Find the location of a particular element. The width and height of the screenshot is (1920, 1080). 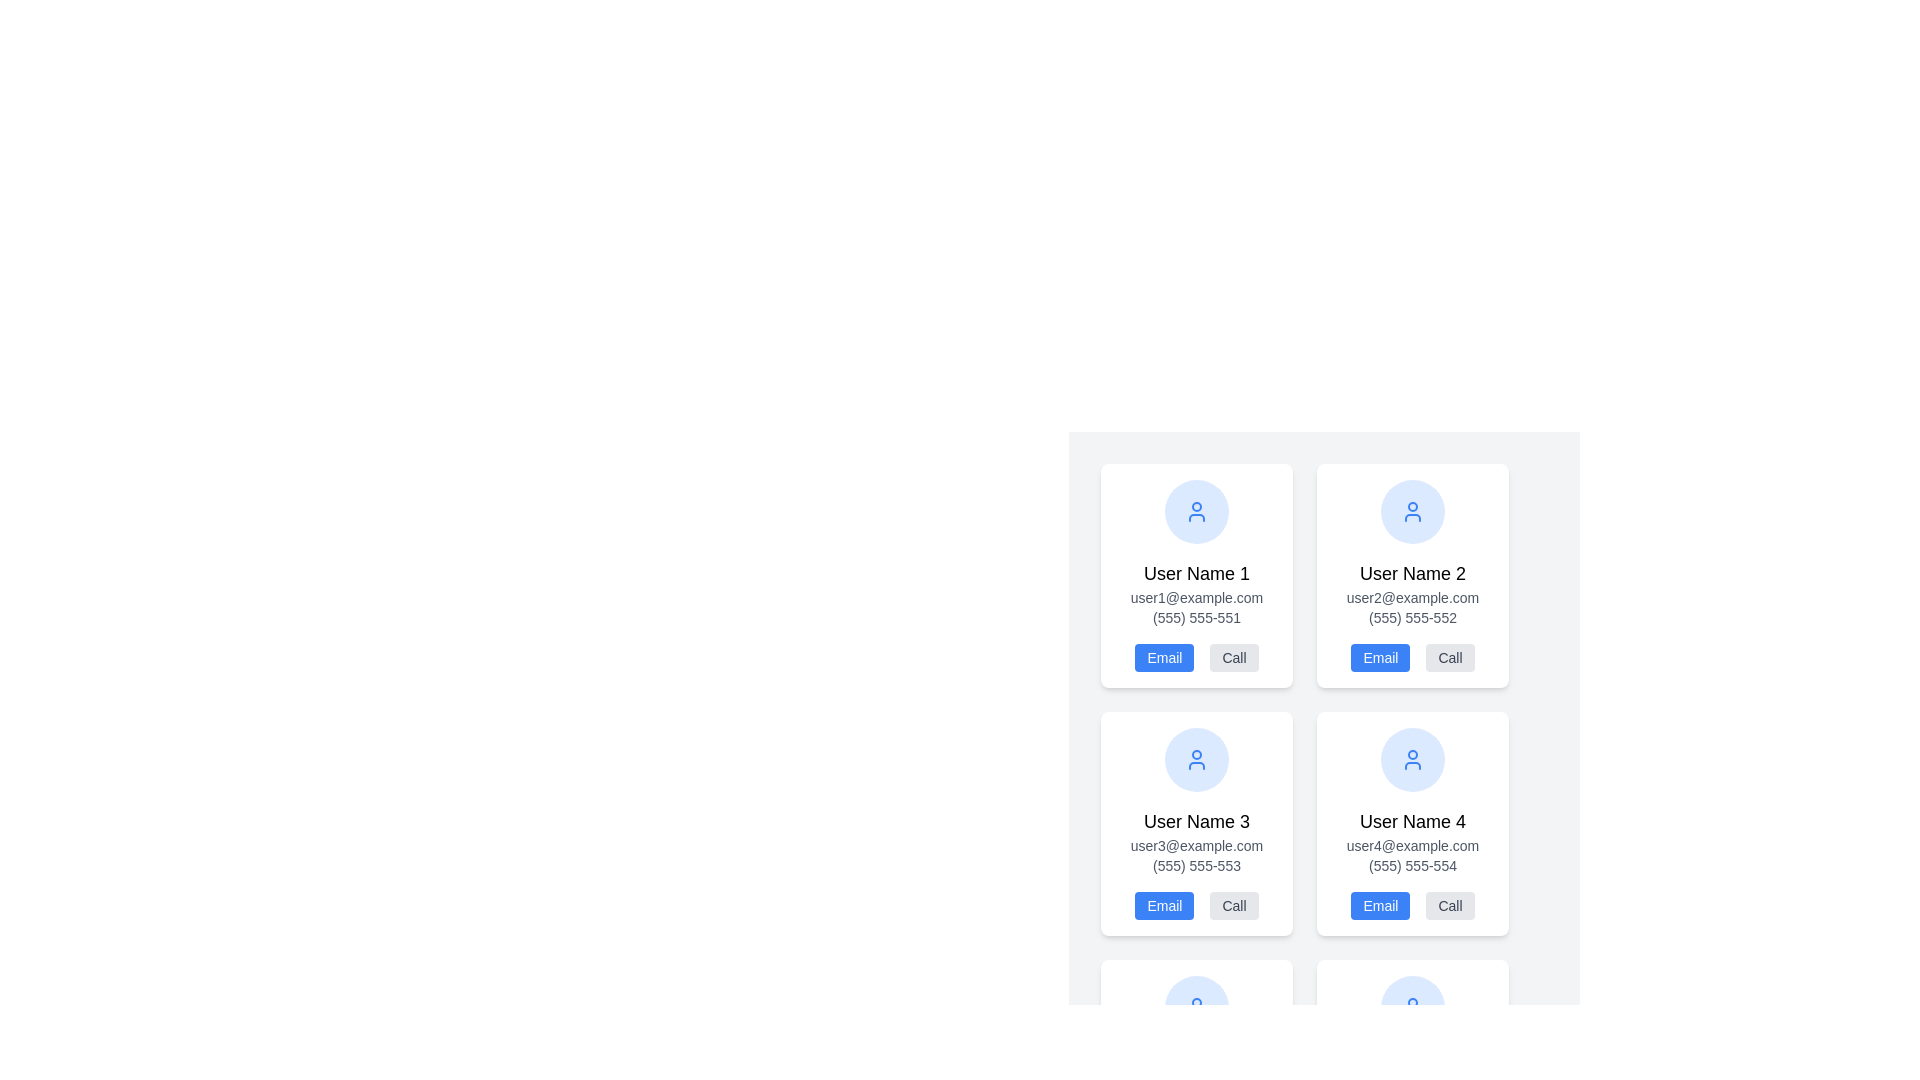

the 'Email' button located at the bottom of the user card displaying 'User Name 4', 'user4@example.com', and '(555) 555-554' is located at coordinates (1411, 906).